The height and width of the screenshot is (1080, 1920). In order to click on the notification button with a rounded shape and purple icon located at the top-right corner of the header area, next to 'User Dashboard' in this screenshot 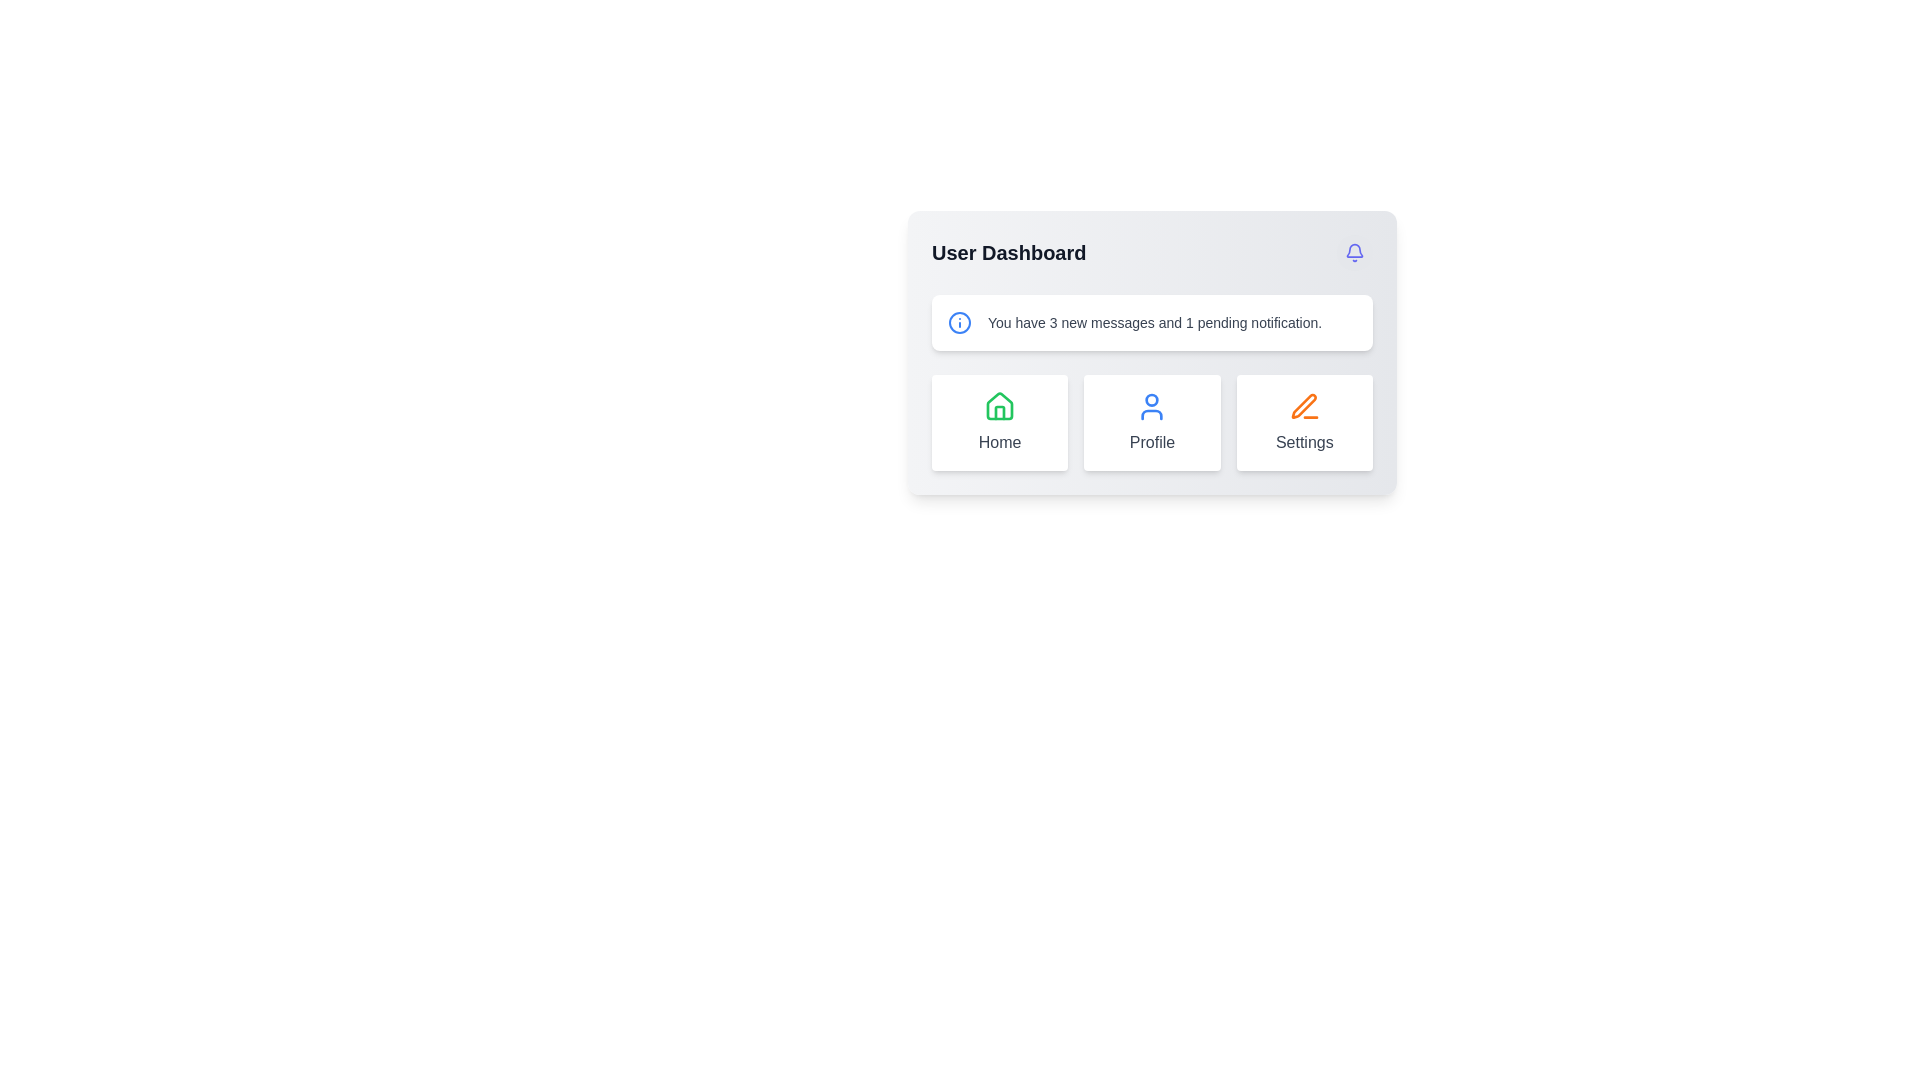, I will do `click(1354, 252)`.